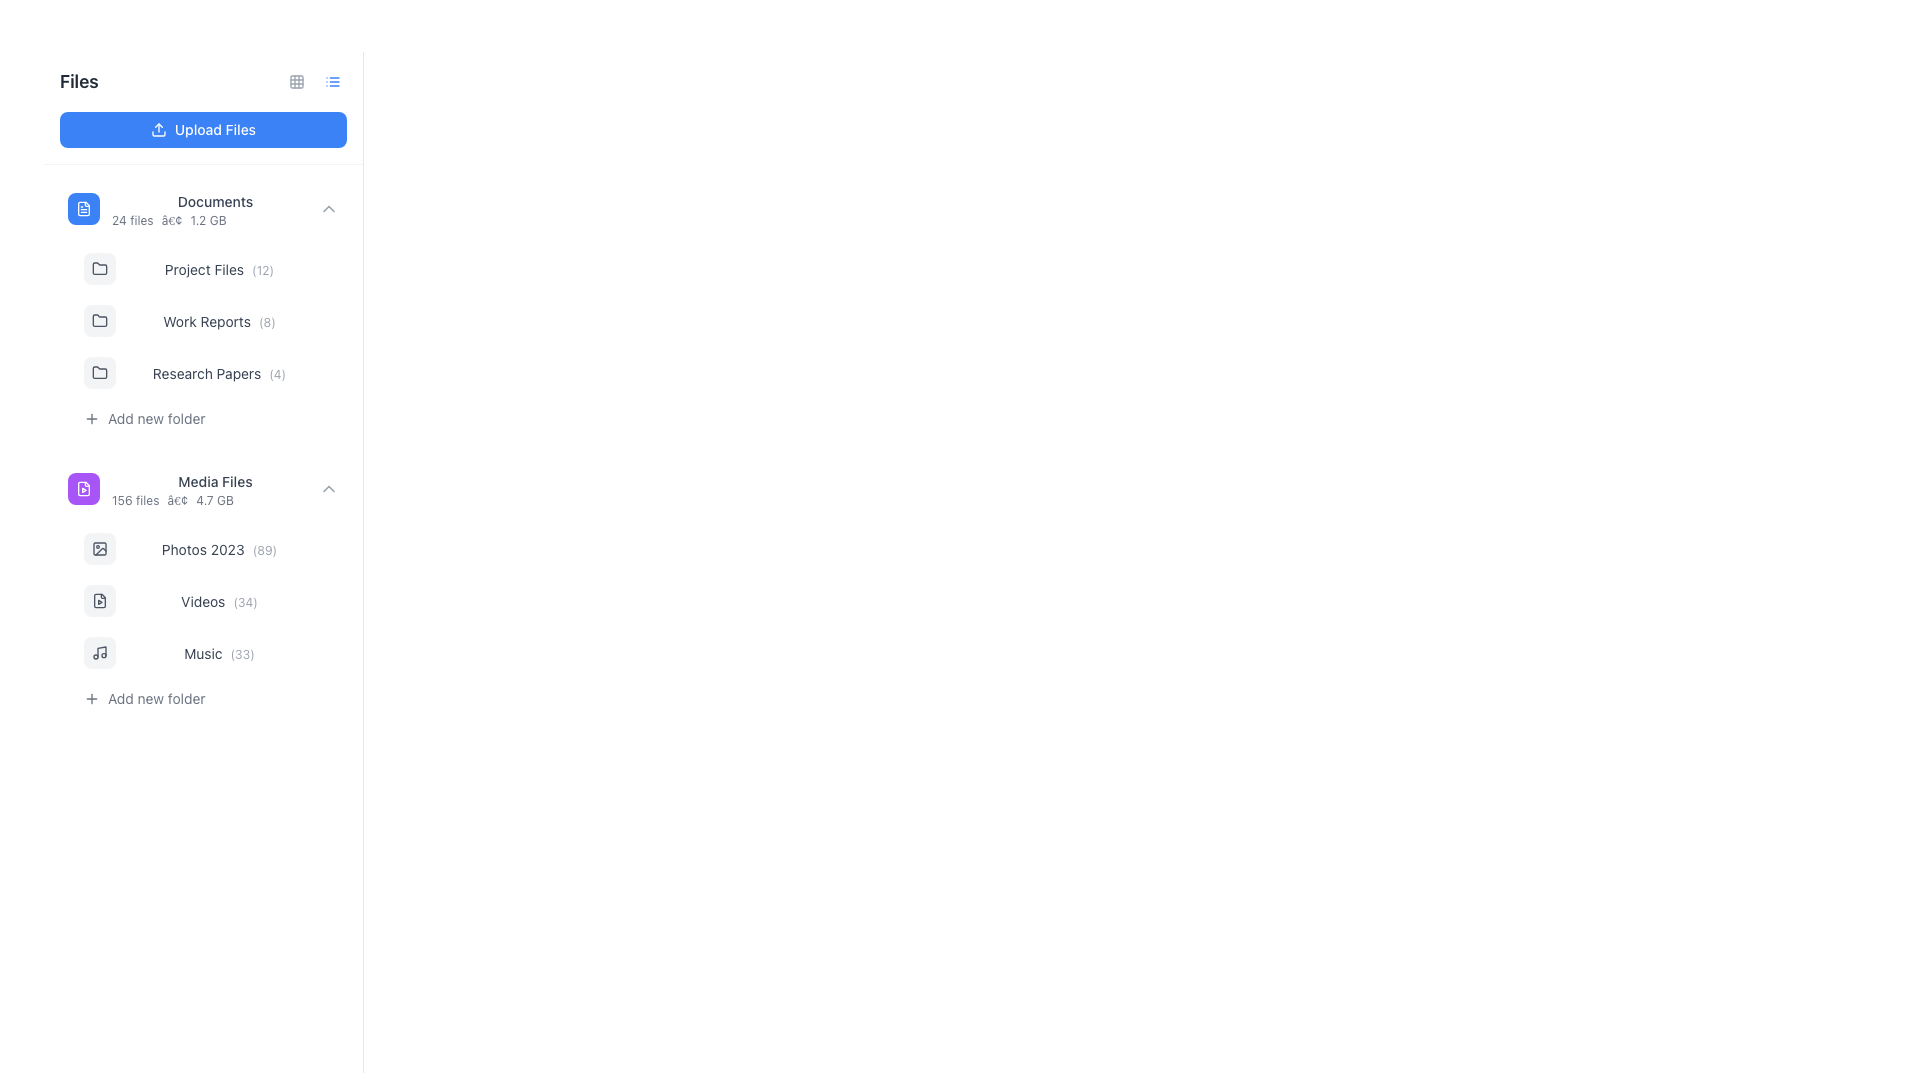  What do you see at coordinates (203, 130) in the screenshot?
I see `the 'Upload Files' button, which is a rectangular button with rounded corners and a vibrant blue background, located under the 'Files' header in the left panel of the interface` at bounding box center [203, 130].